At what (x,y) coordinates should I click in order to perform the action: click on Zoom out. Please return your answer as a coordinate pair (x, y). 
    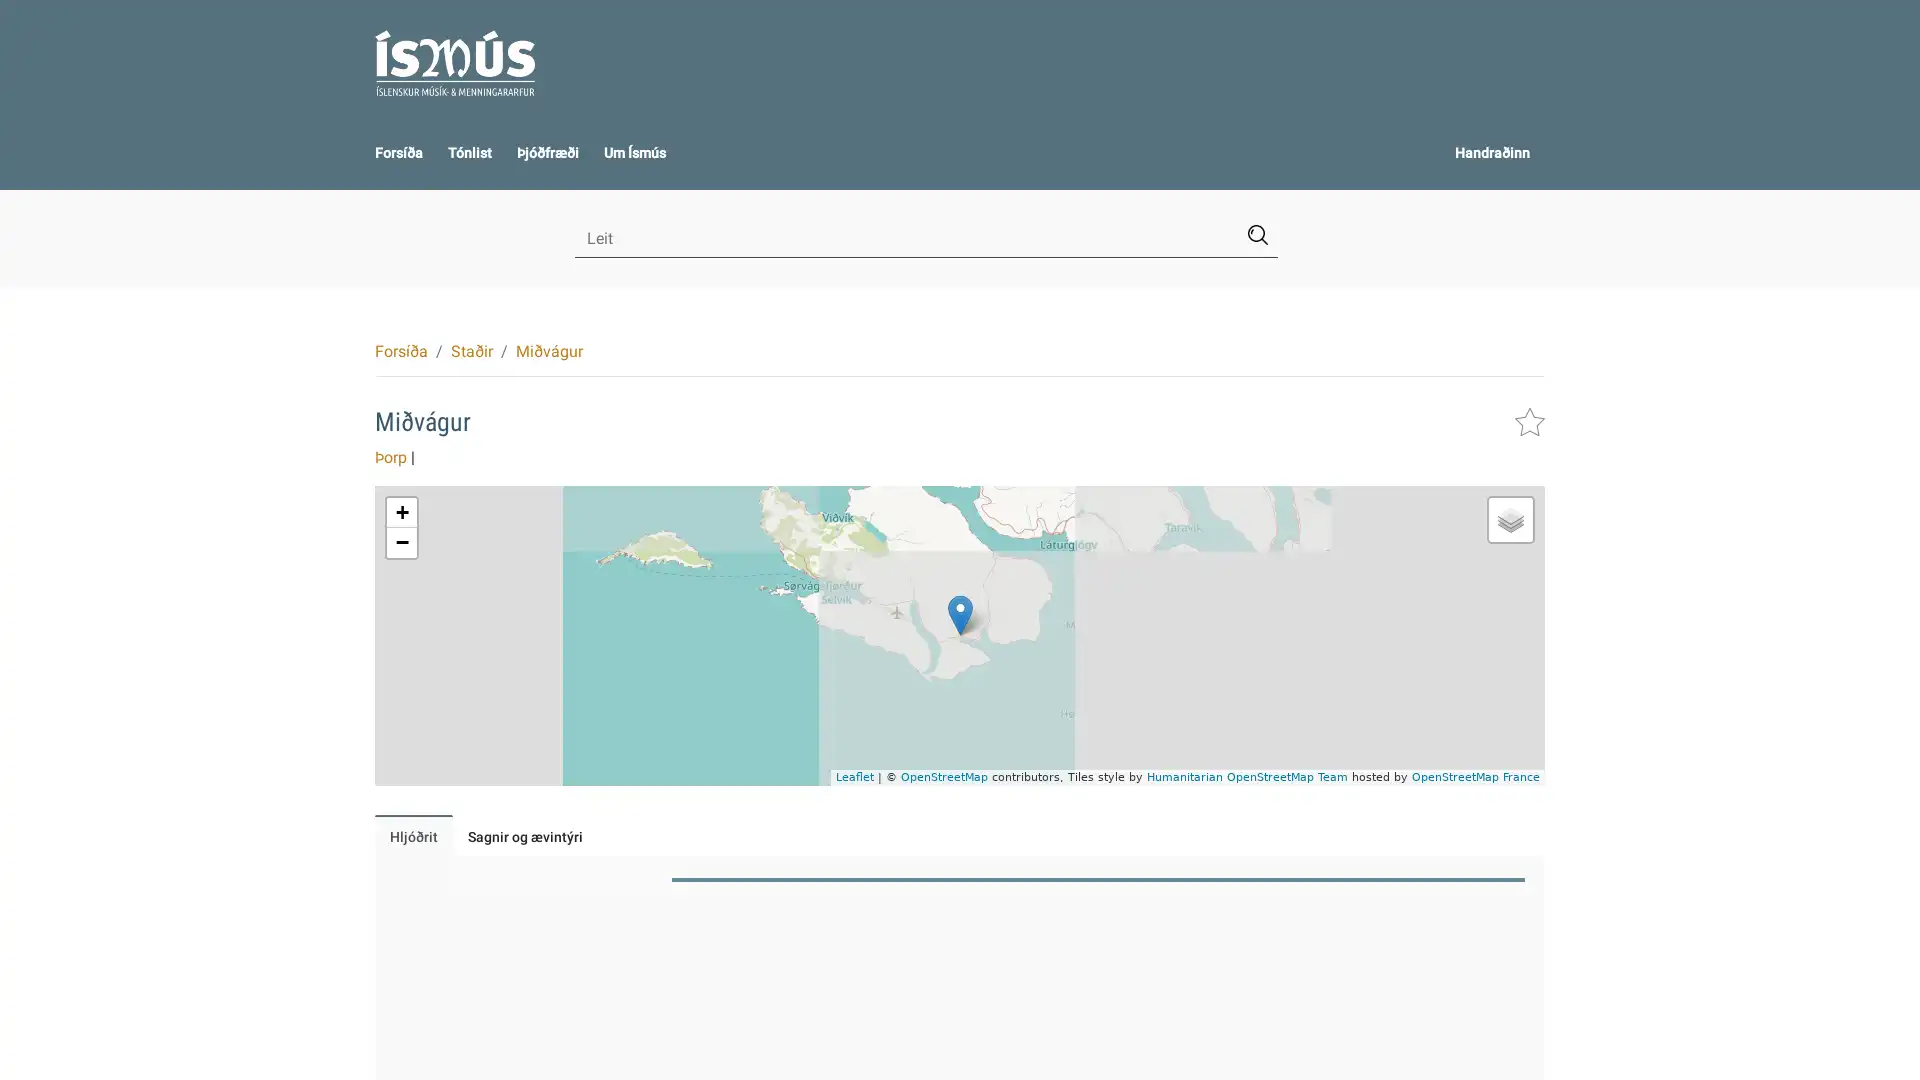
    Looking at the image, I should click on (401, 543).